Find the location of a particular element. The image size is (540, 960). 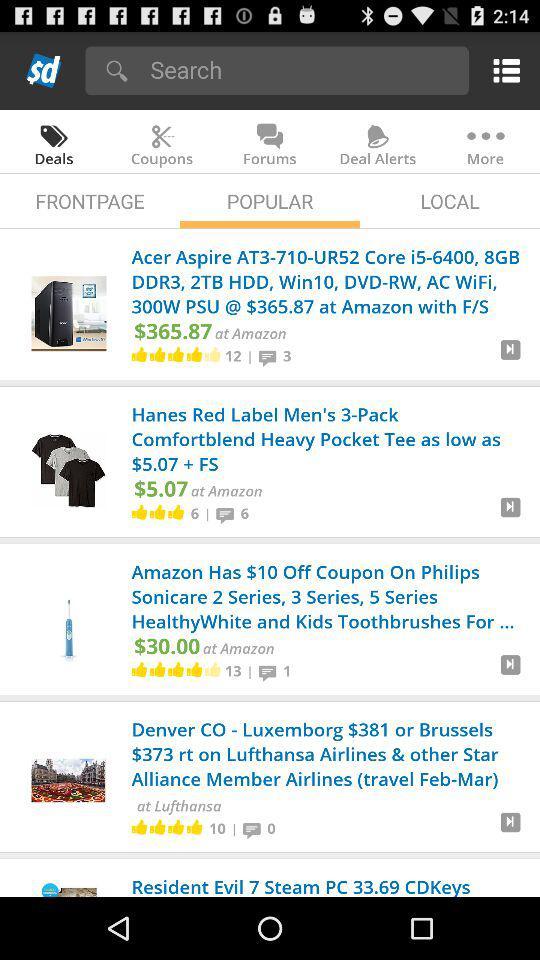

the icon below the at amazon icon is located at coordinates (250, 671).